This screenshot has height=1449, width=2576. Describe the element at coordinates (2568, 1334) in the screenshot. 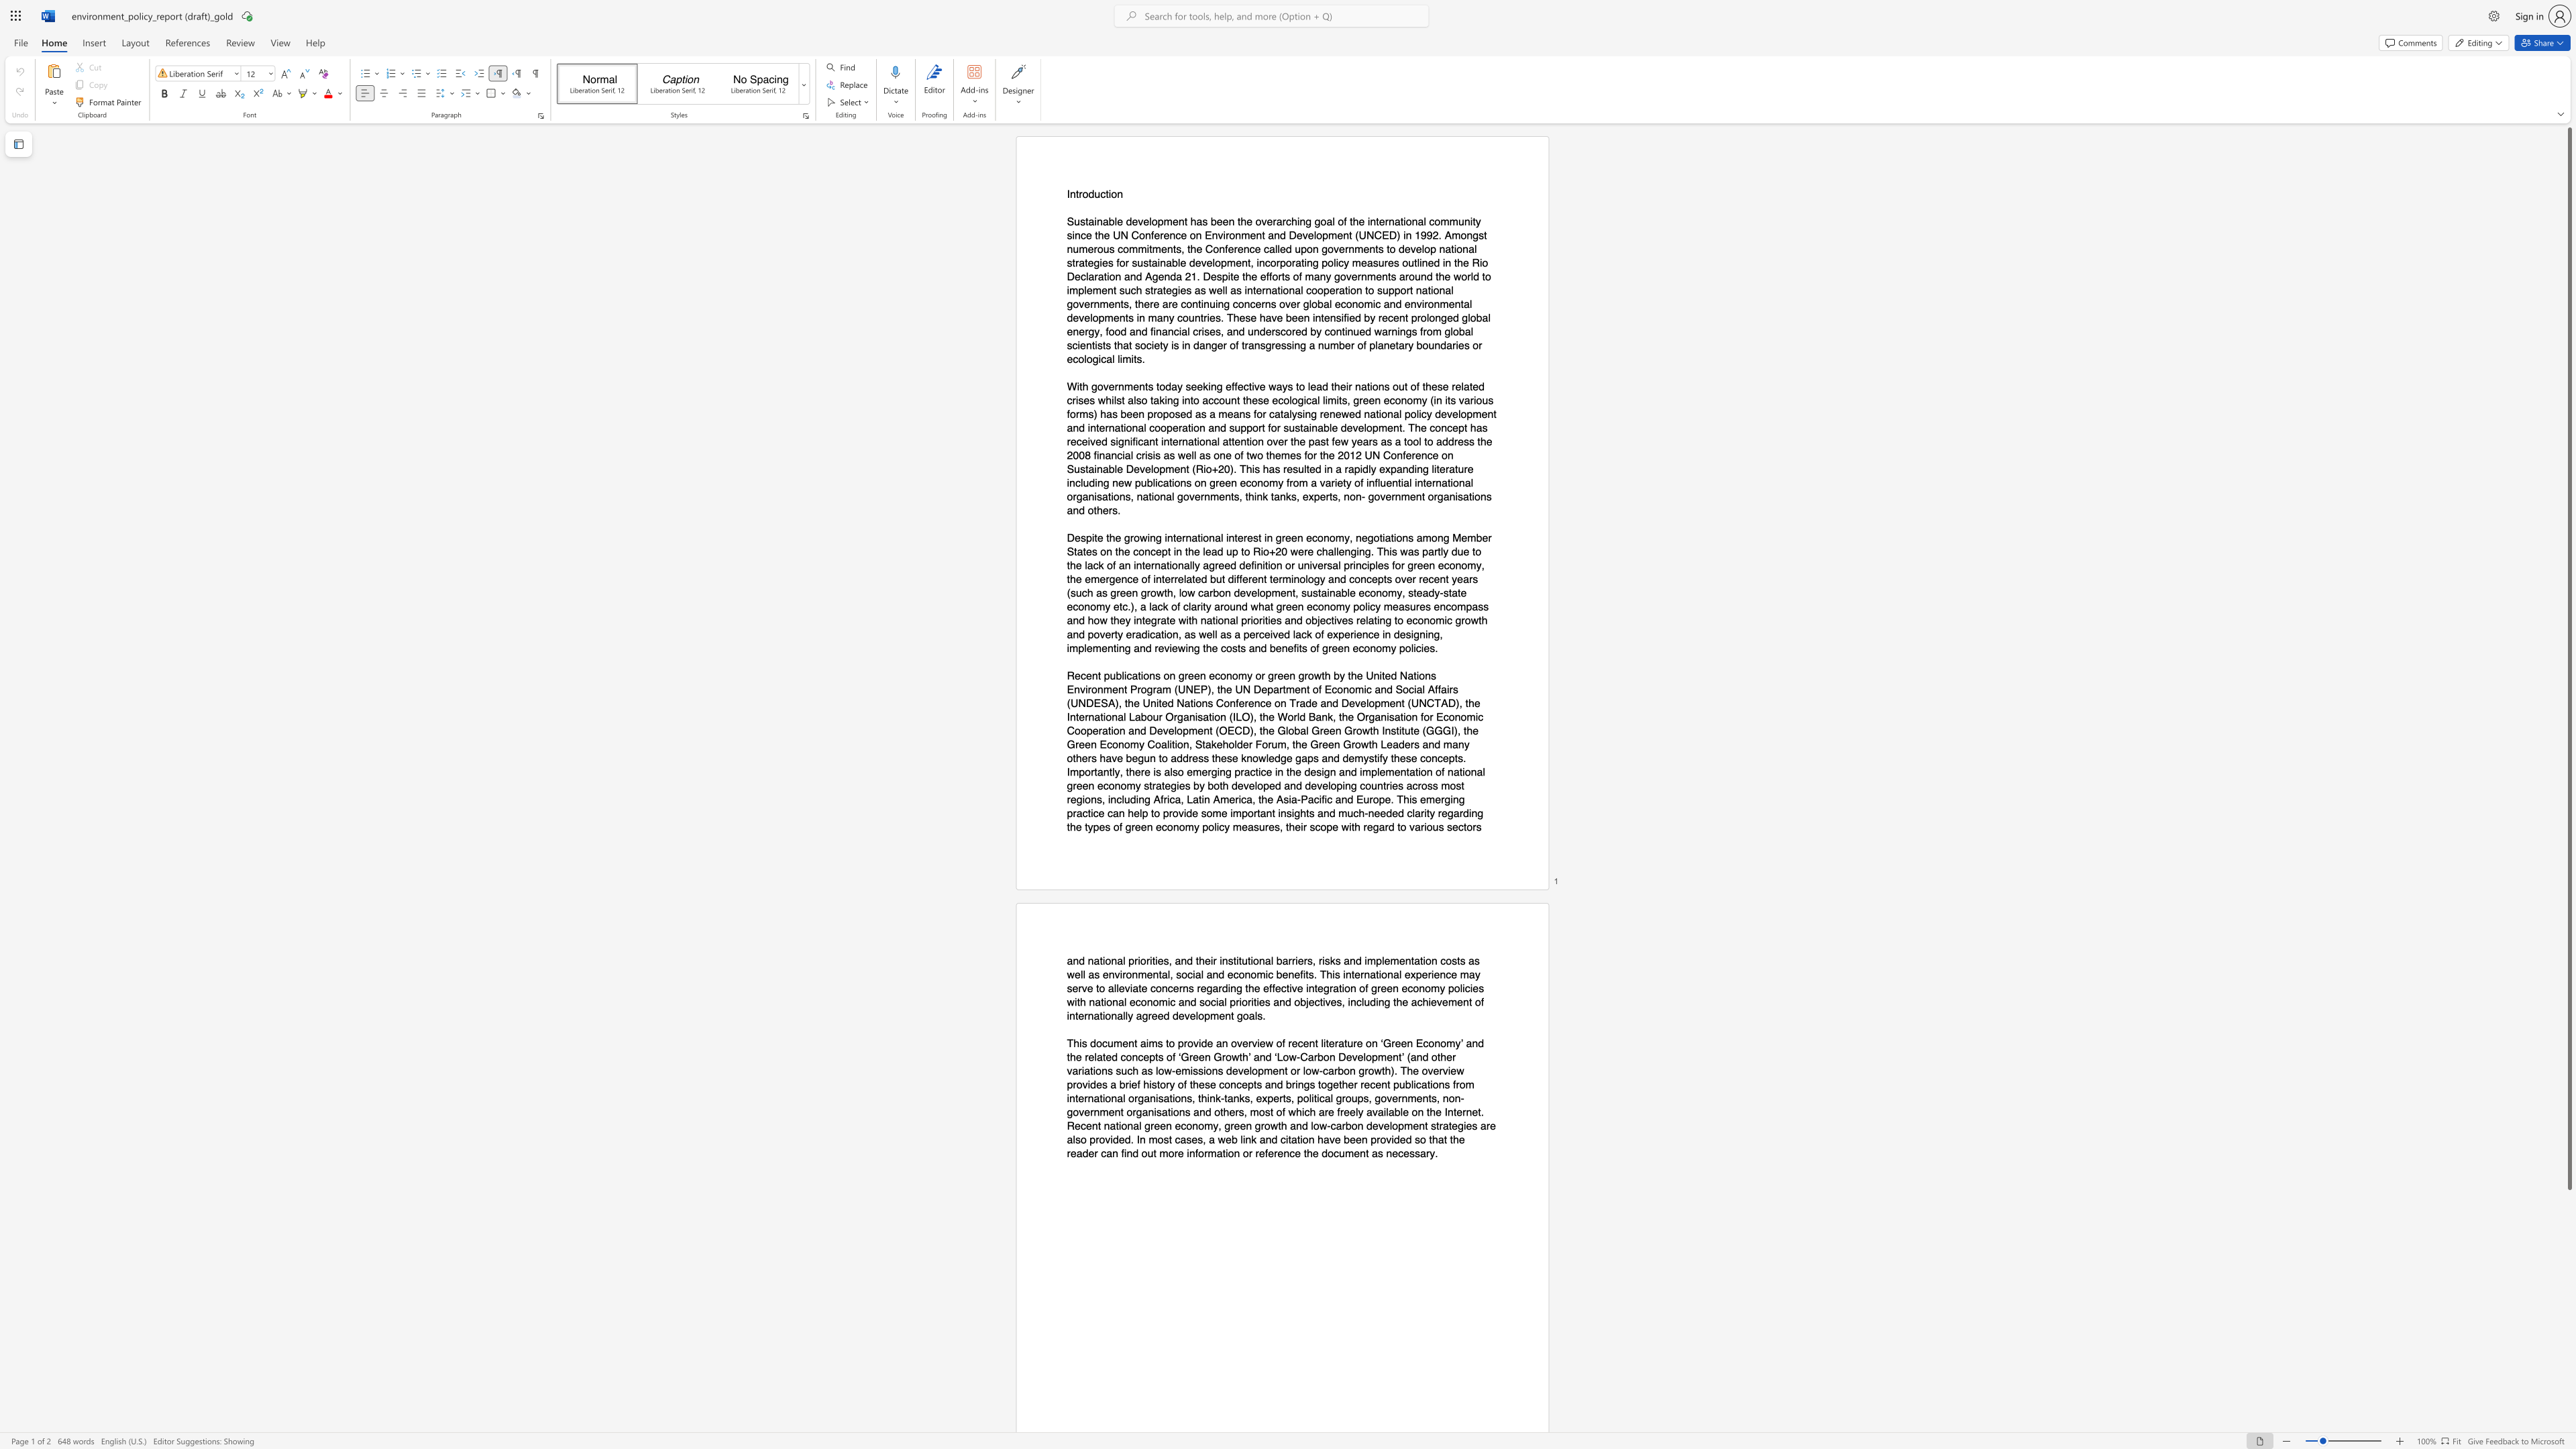

I see `the scrollbar to move the view down` at that location.